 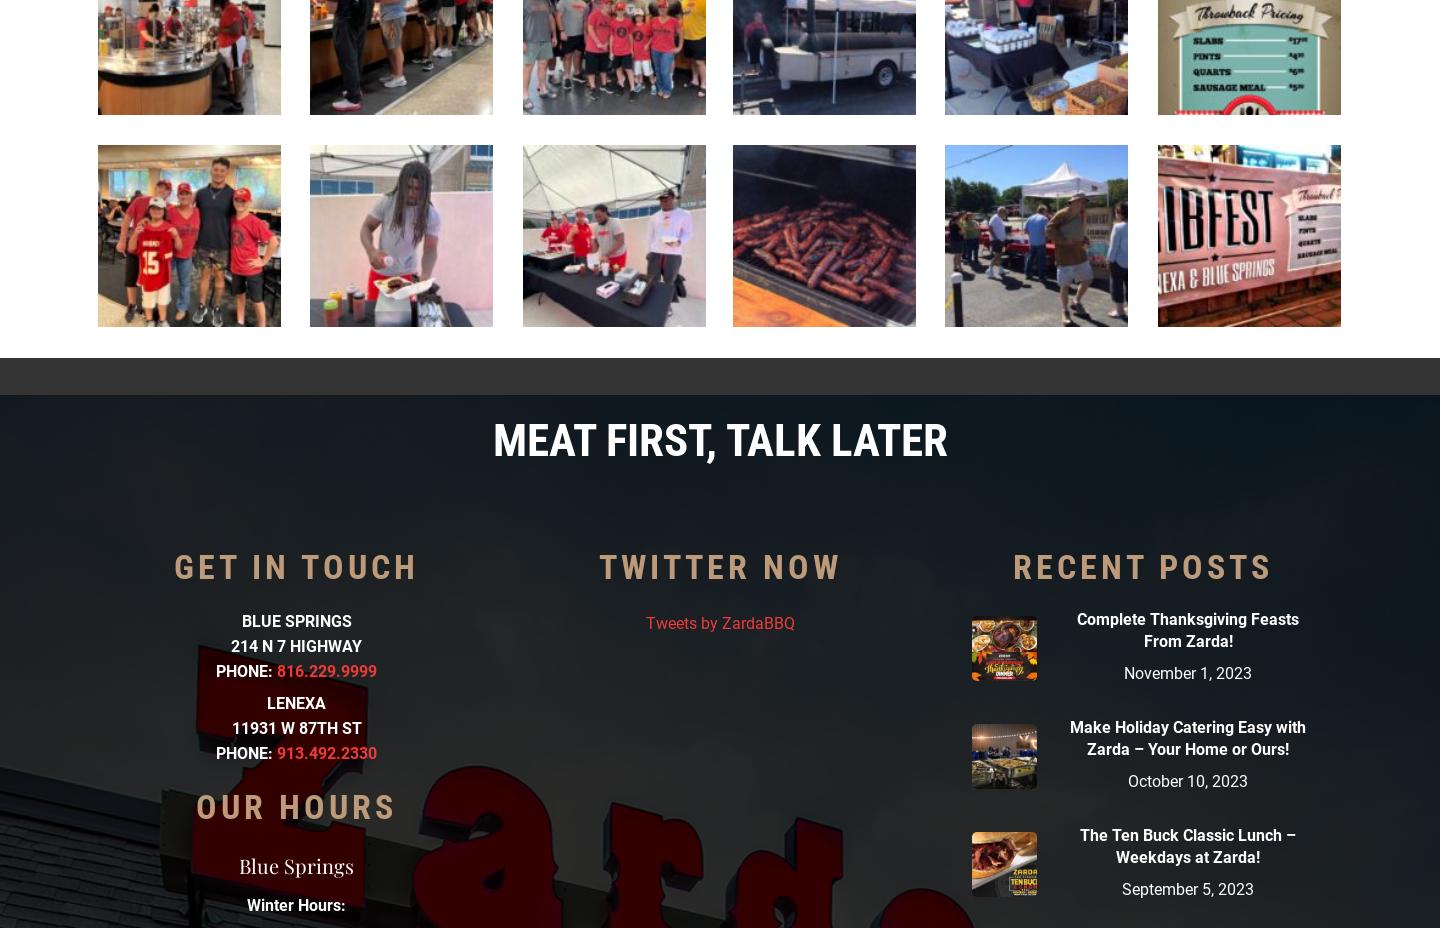 What do you see at coordinates (295, 564) in the screenshot?
I see `'Get In Touch'` at bounding box center [295, 564].